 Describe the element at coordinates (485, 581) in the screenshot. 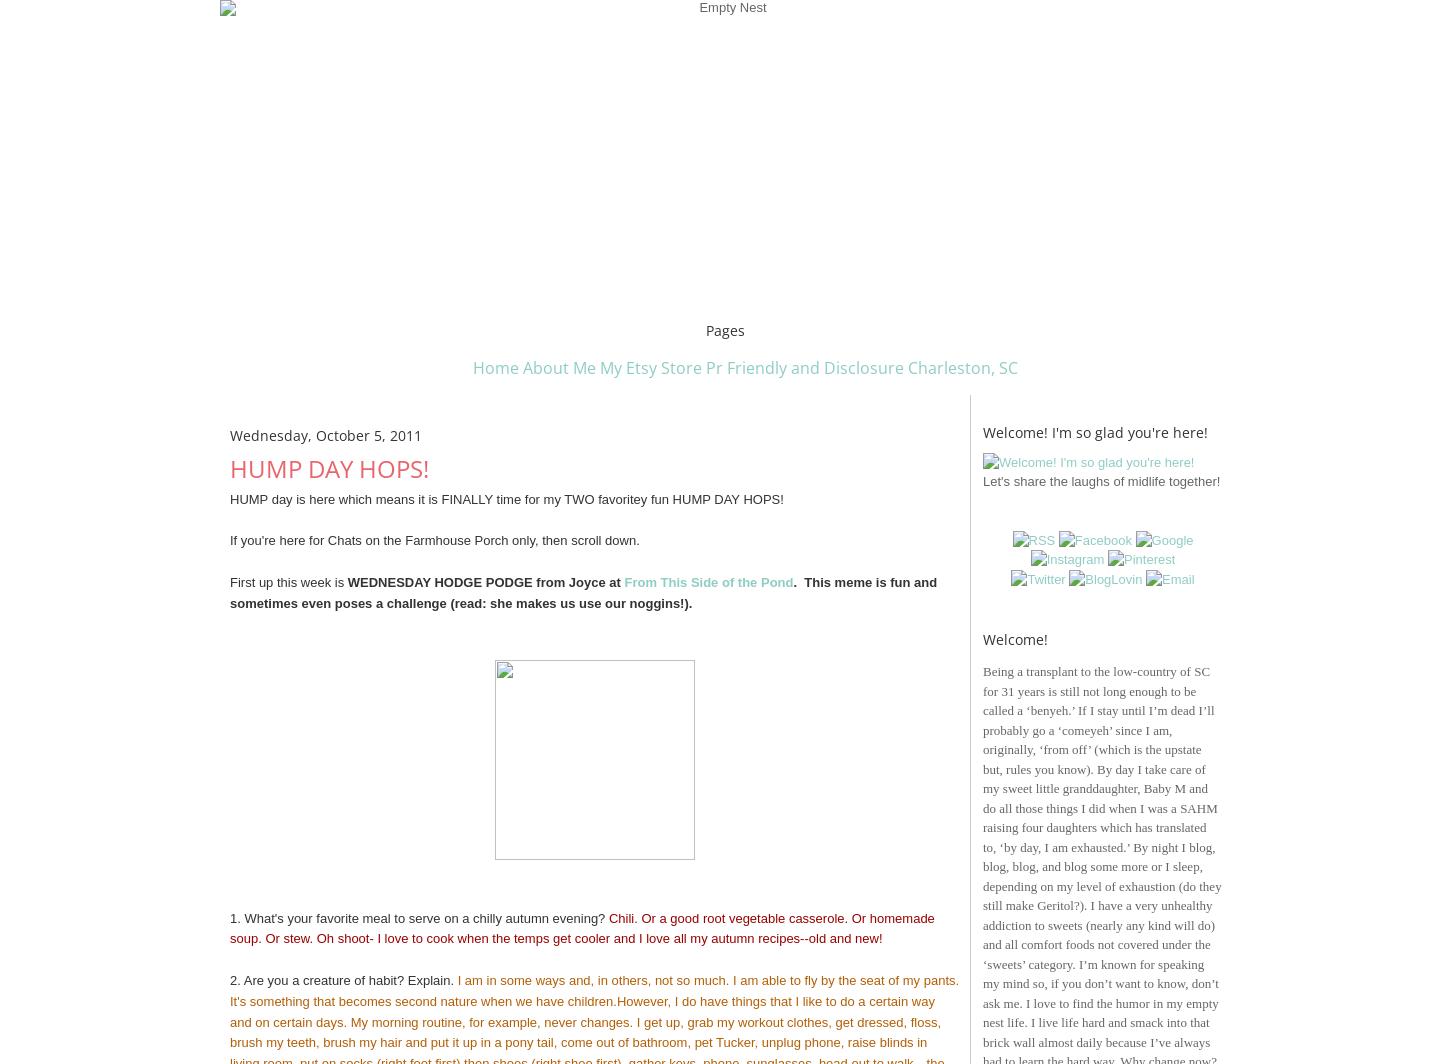

I see `'WEDNESDAY HODGE PODGE from Joyce at'` at that location.